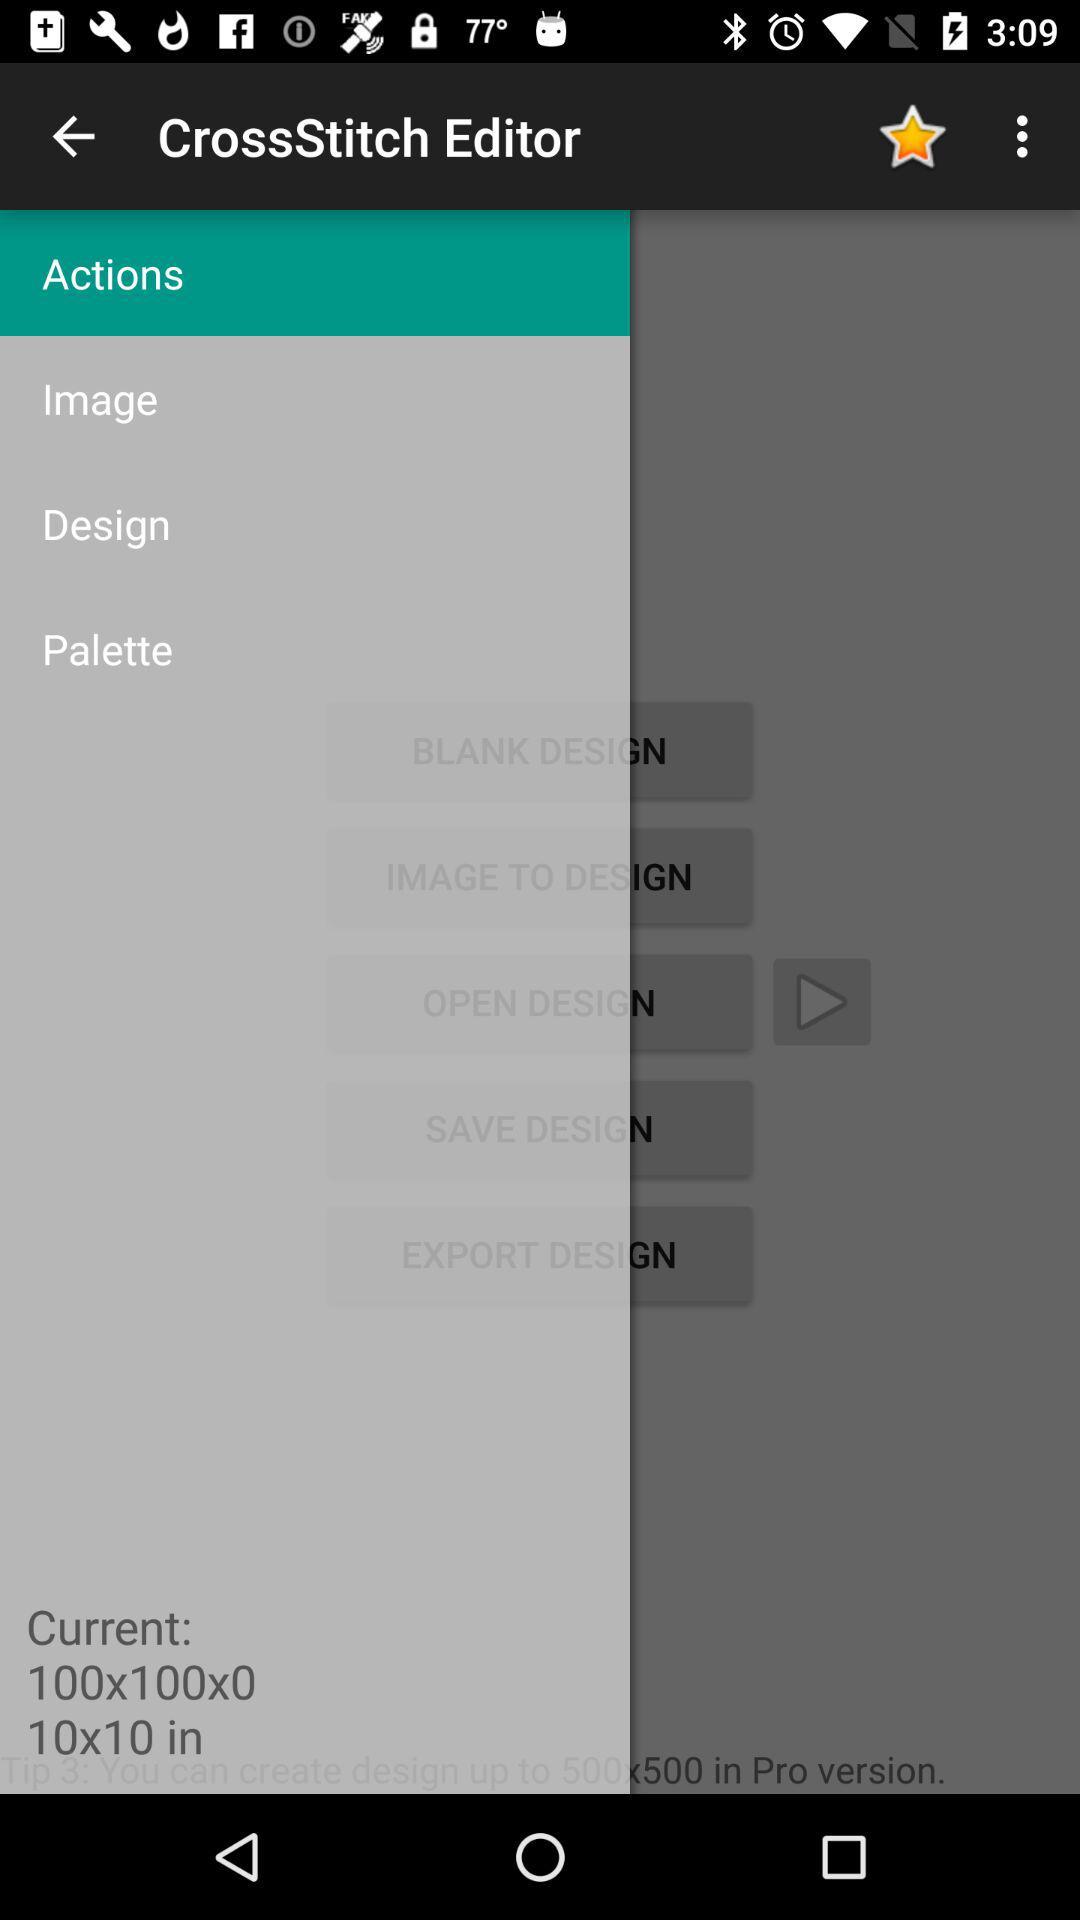 This screenshot has width=1080, height=1920. What do you see at coordinates (538, 1128) in the screenshot?
I see `the save design item` at bounding box center [538, 1128].